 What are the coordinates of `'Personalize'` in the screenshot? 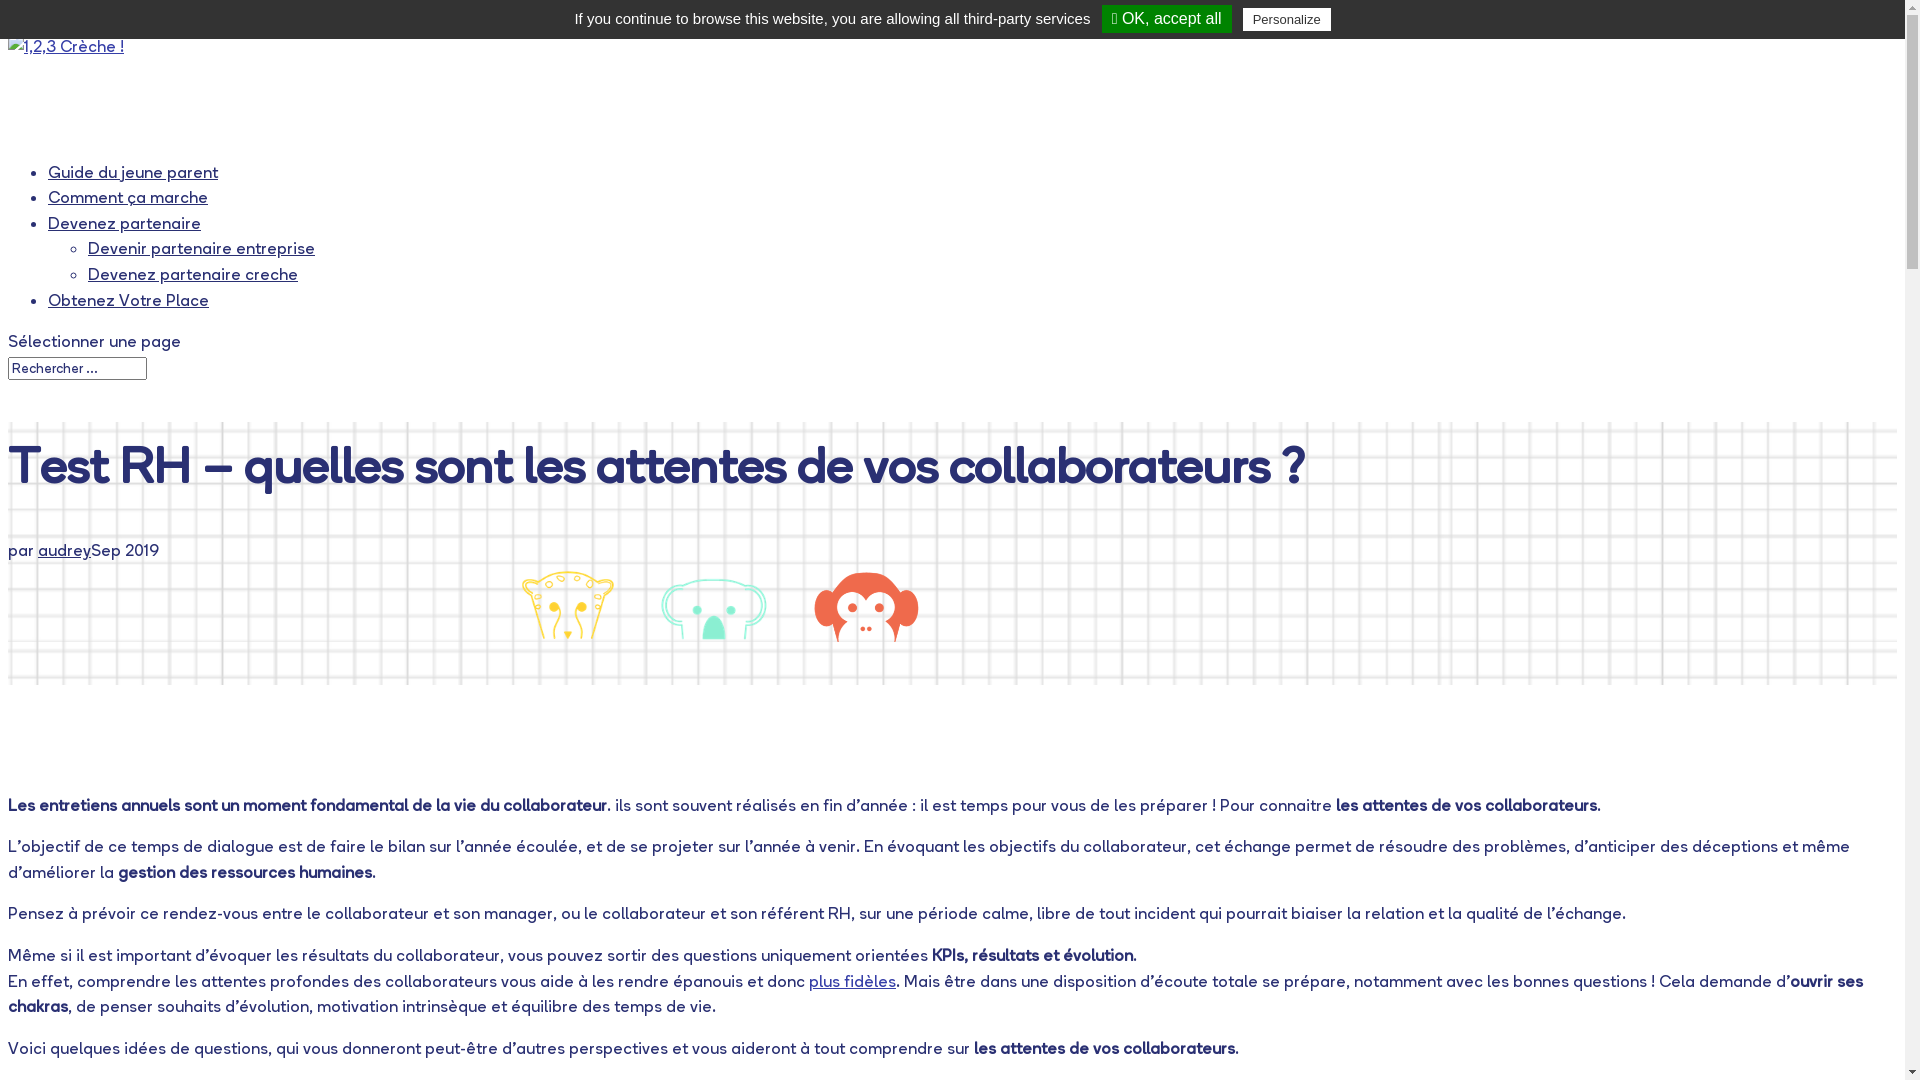 It's located at (1286, 19).